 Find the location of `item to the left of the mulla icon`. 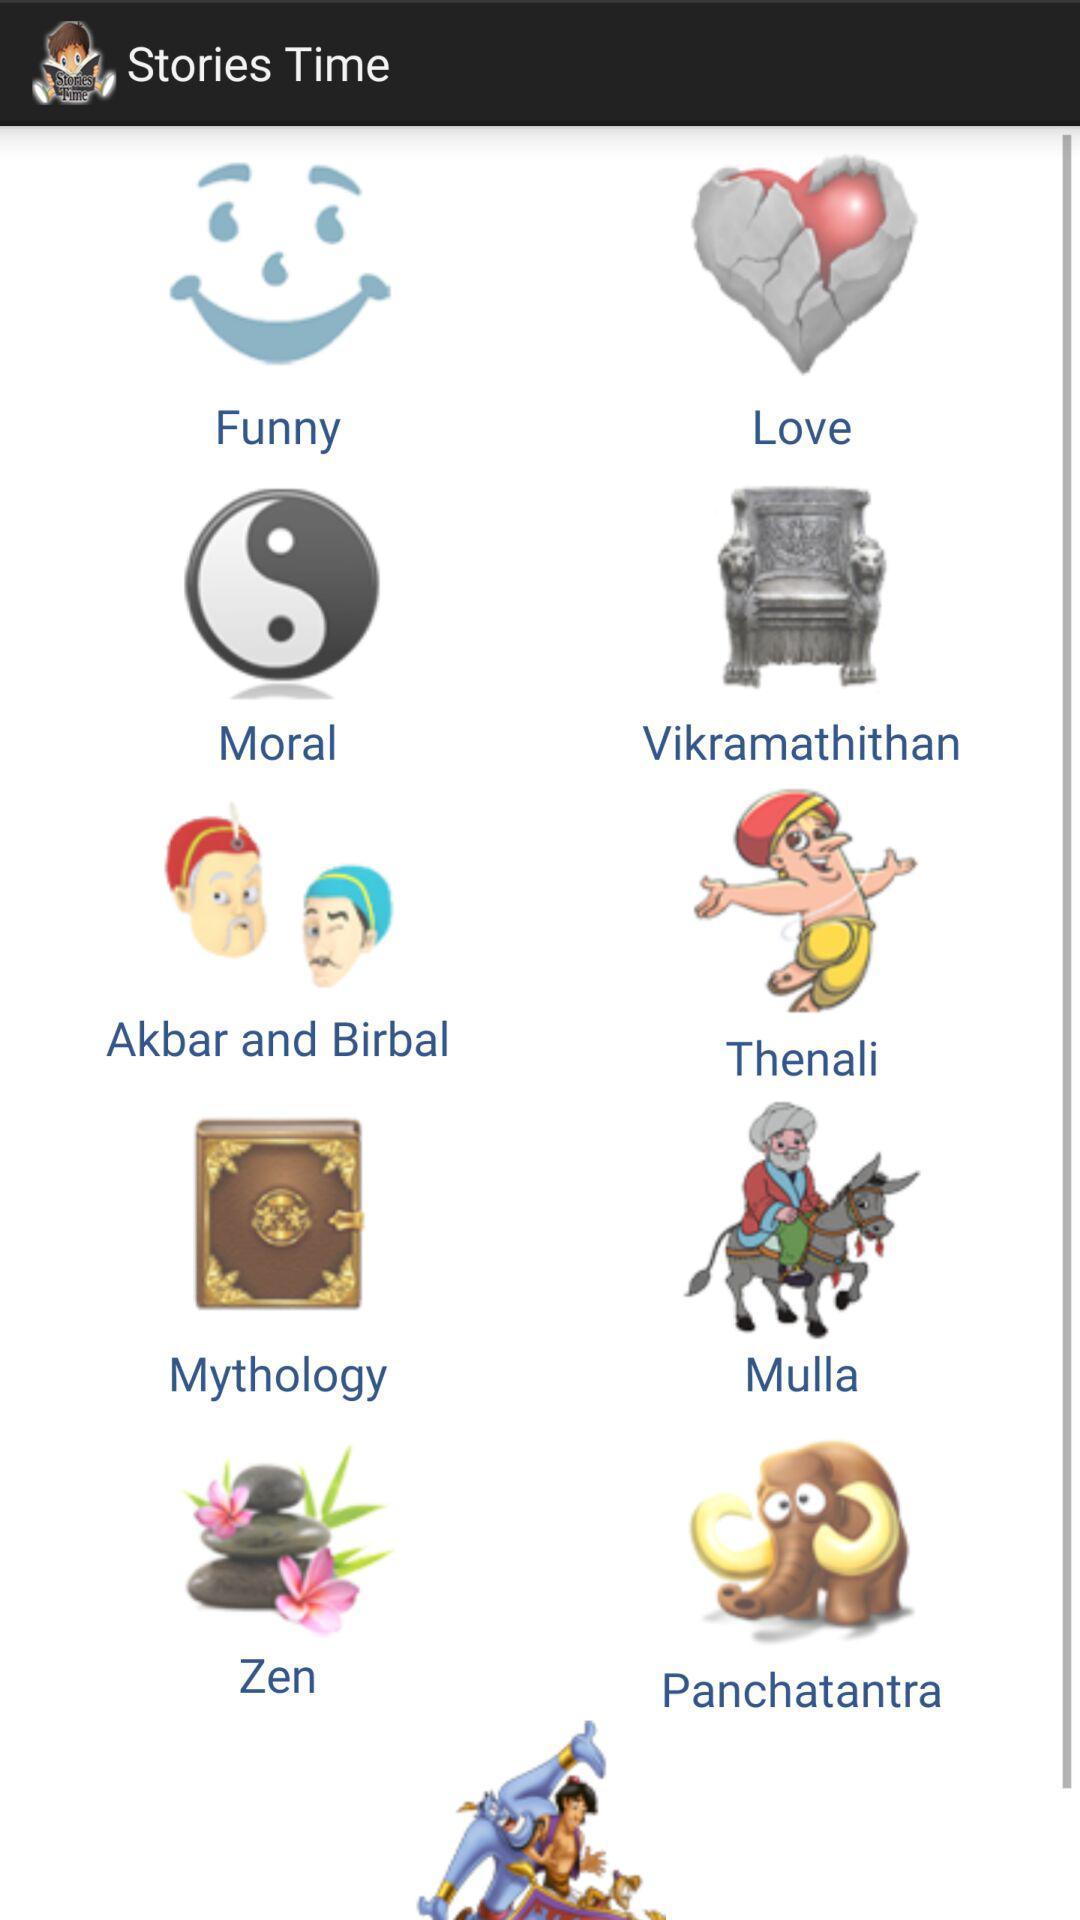

item to the left of the mulla icon is located at coordinates (277, 1561).